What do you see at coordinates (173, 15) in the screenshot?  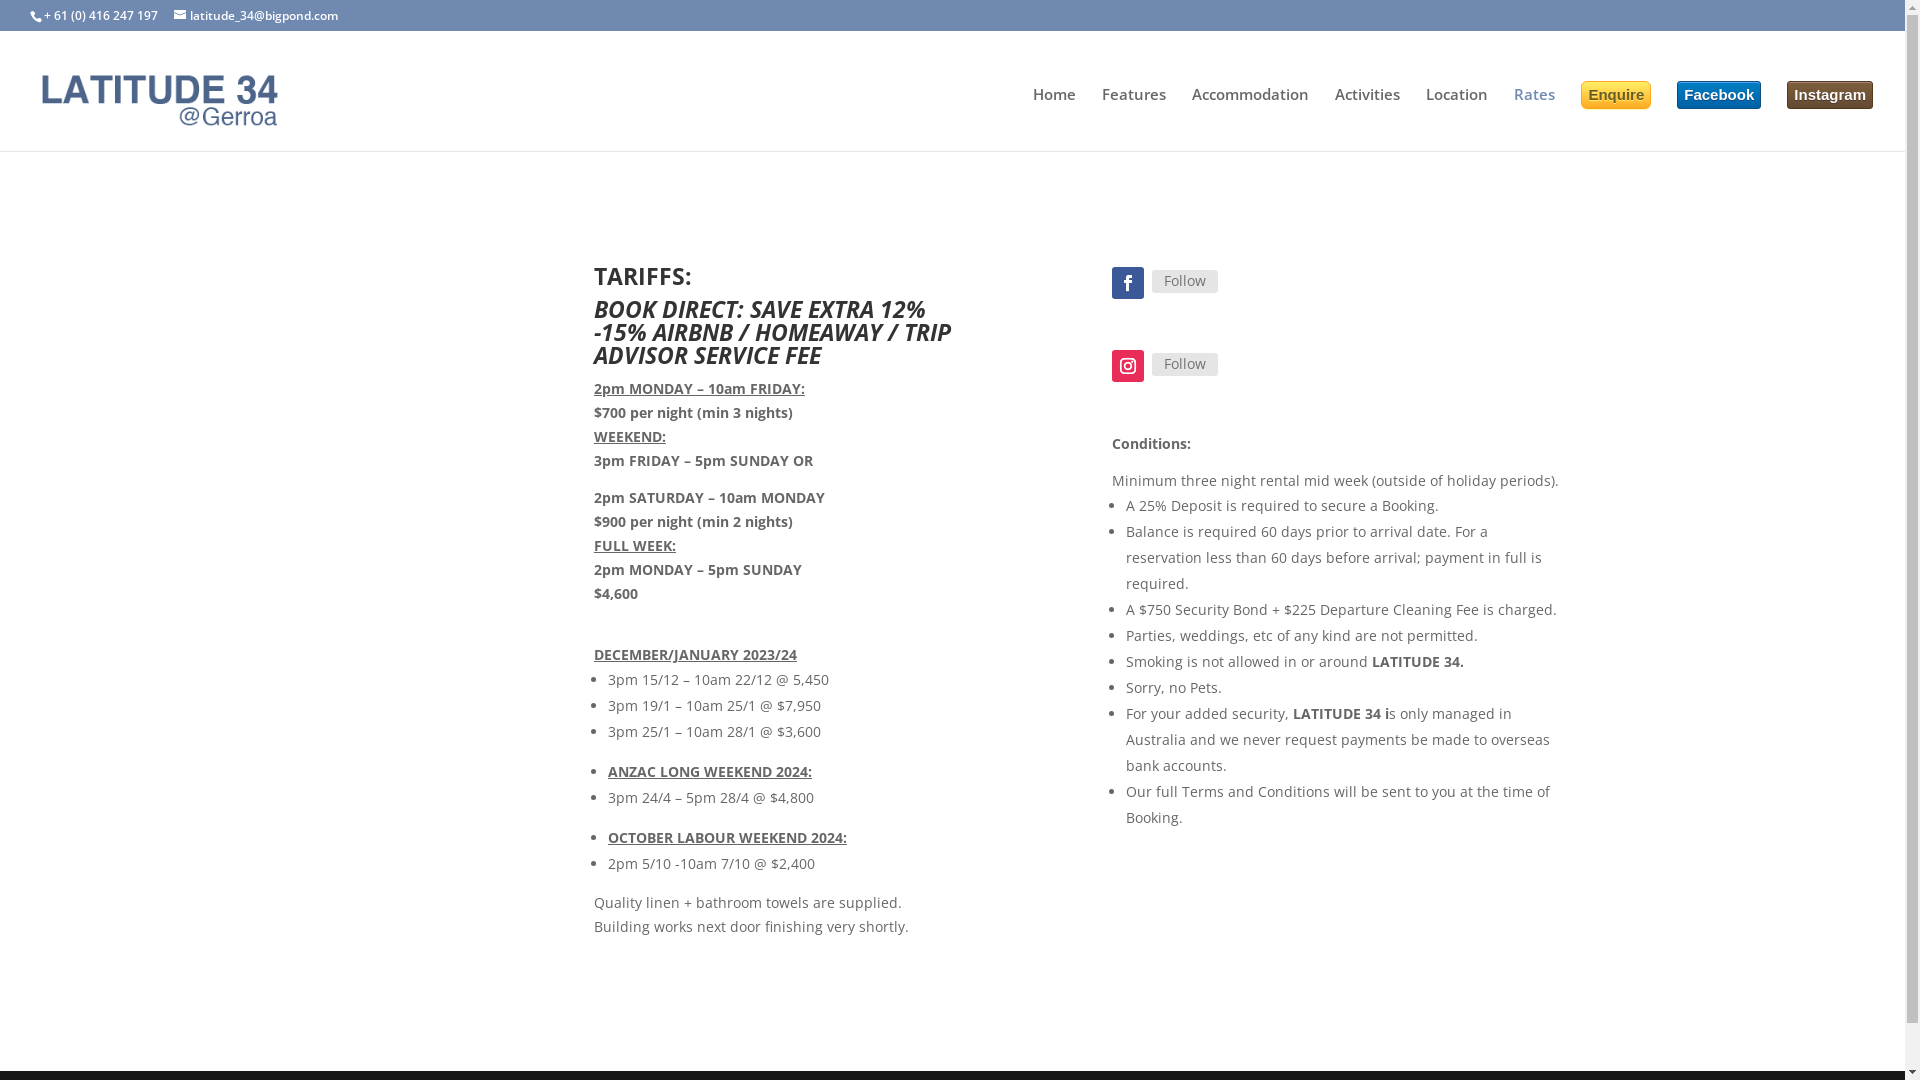 I see `'latitude_34@bigpond.com'` at bounding box center [173, 15].